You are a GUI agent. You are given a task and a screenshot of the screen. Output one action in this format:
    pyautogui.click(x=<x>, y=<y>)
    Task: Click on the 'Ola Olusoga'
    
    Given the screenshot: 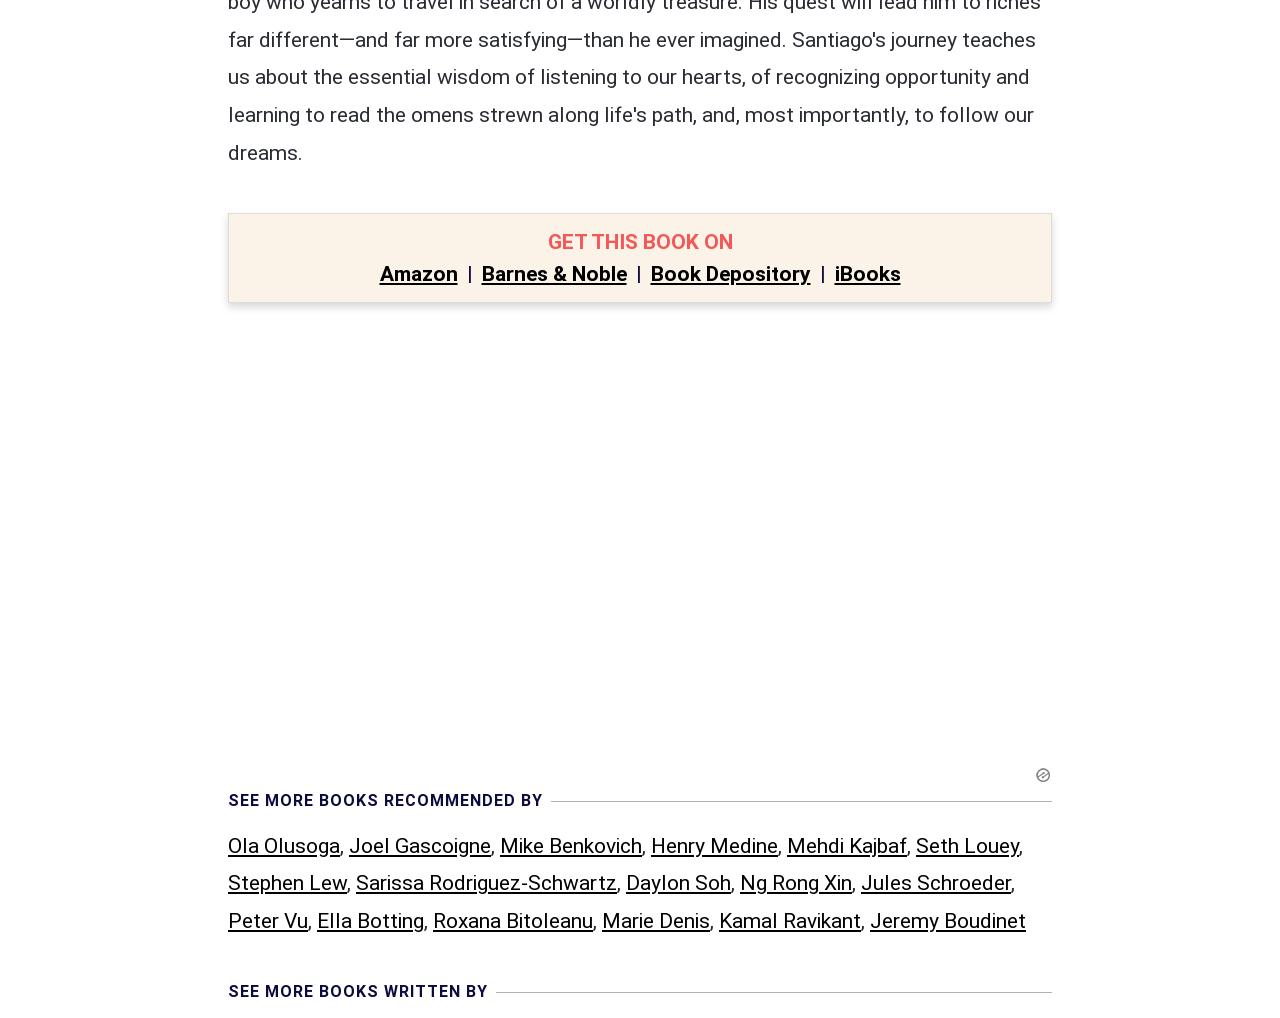 What is the action you would take?
    pyautogui.click(x=283, y=429)
    